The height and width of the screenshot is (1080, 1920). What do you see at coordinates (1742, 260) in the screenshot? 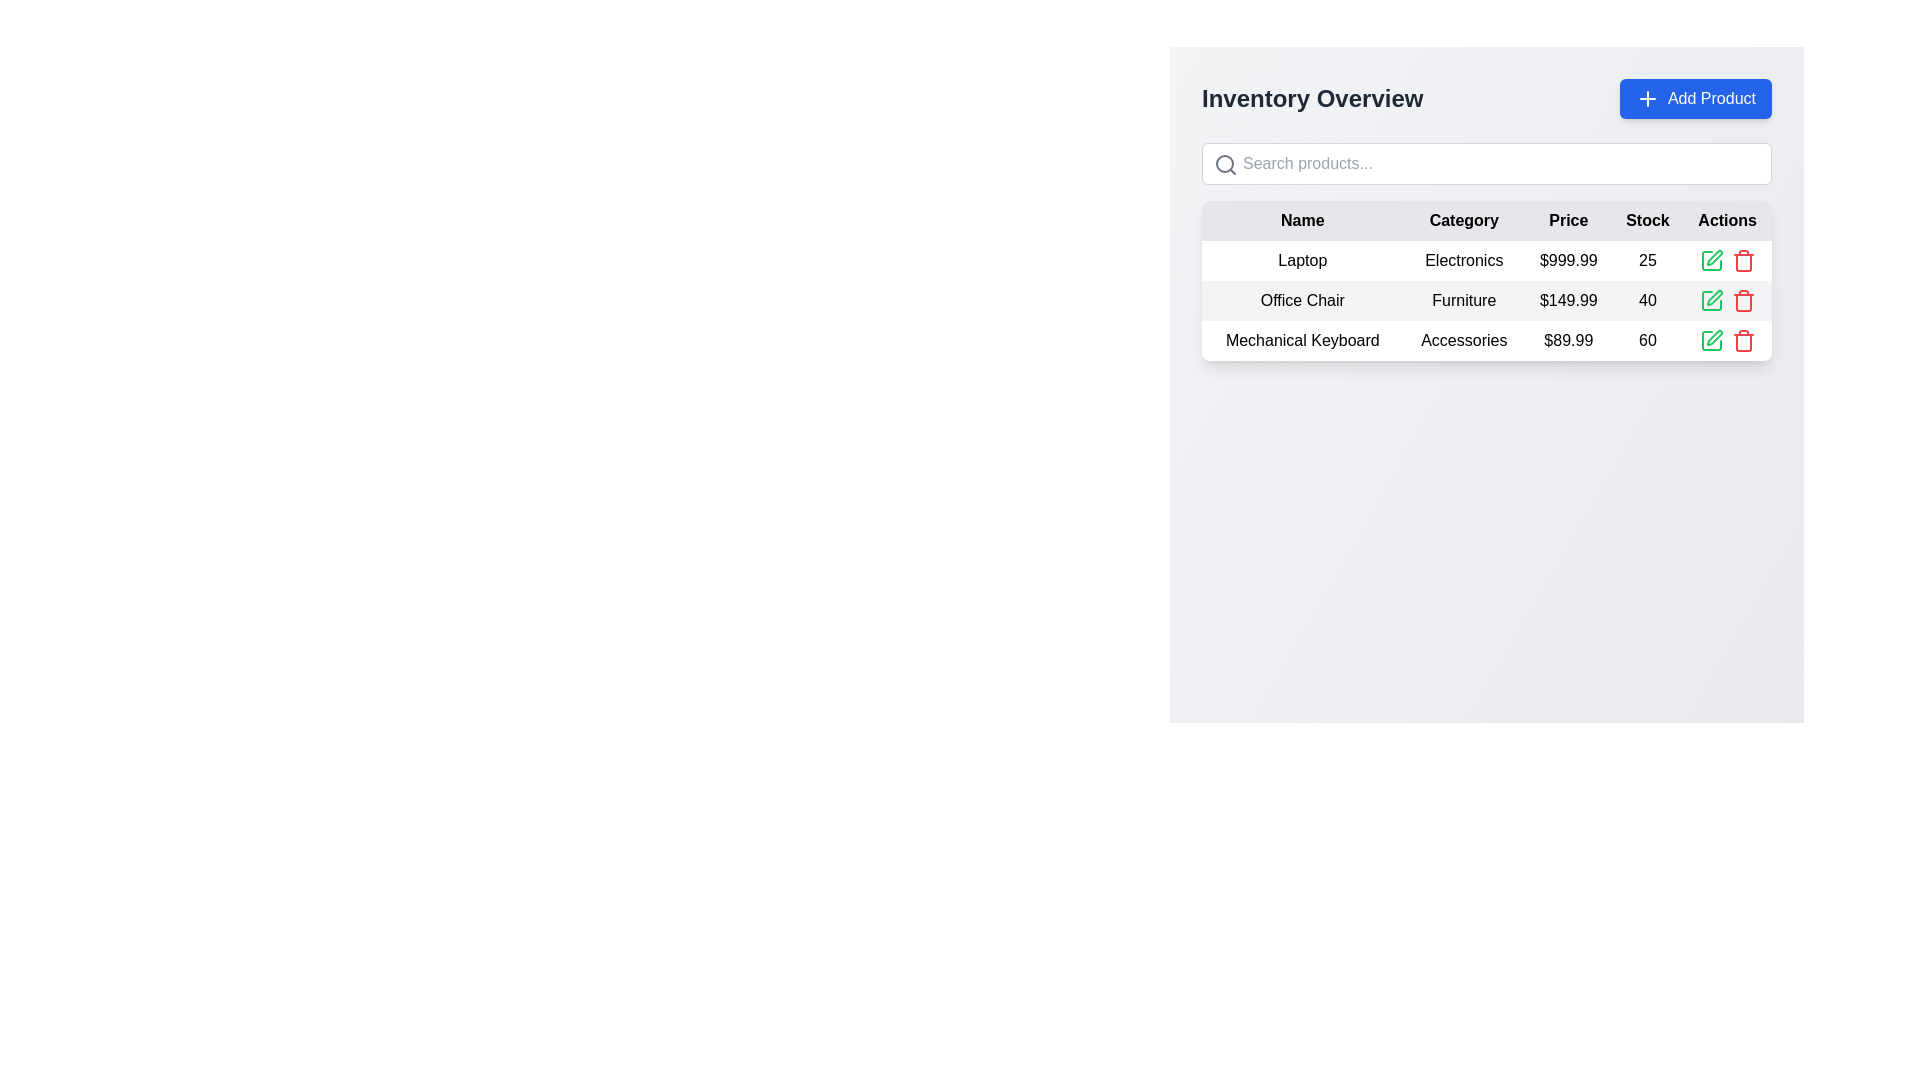
I see `the delete button for the 'Mechanical Keyboard' item, which is the third icon in the 'Actions' column of the table` at bounding box center [1742, 260].